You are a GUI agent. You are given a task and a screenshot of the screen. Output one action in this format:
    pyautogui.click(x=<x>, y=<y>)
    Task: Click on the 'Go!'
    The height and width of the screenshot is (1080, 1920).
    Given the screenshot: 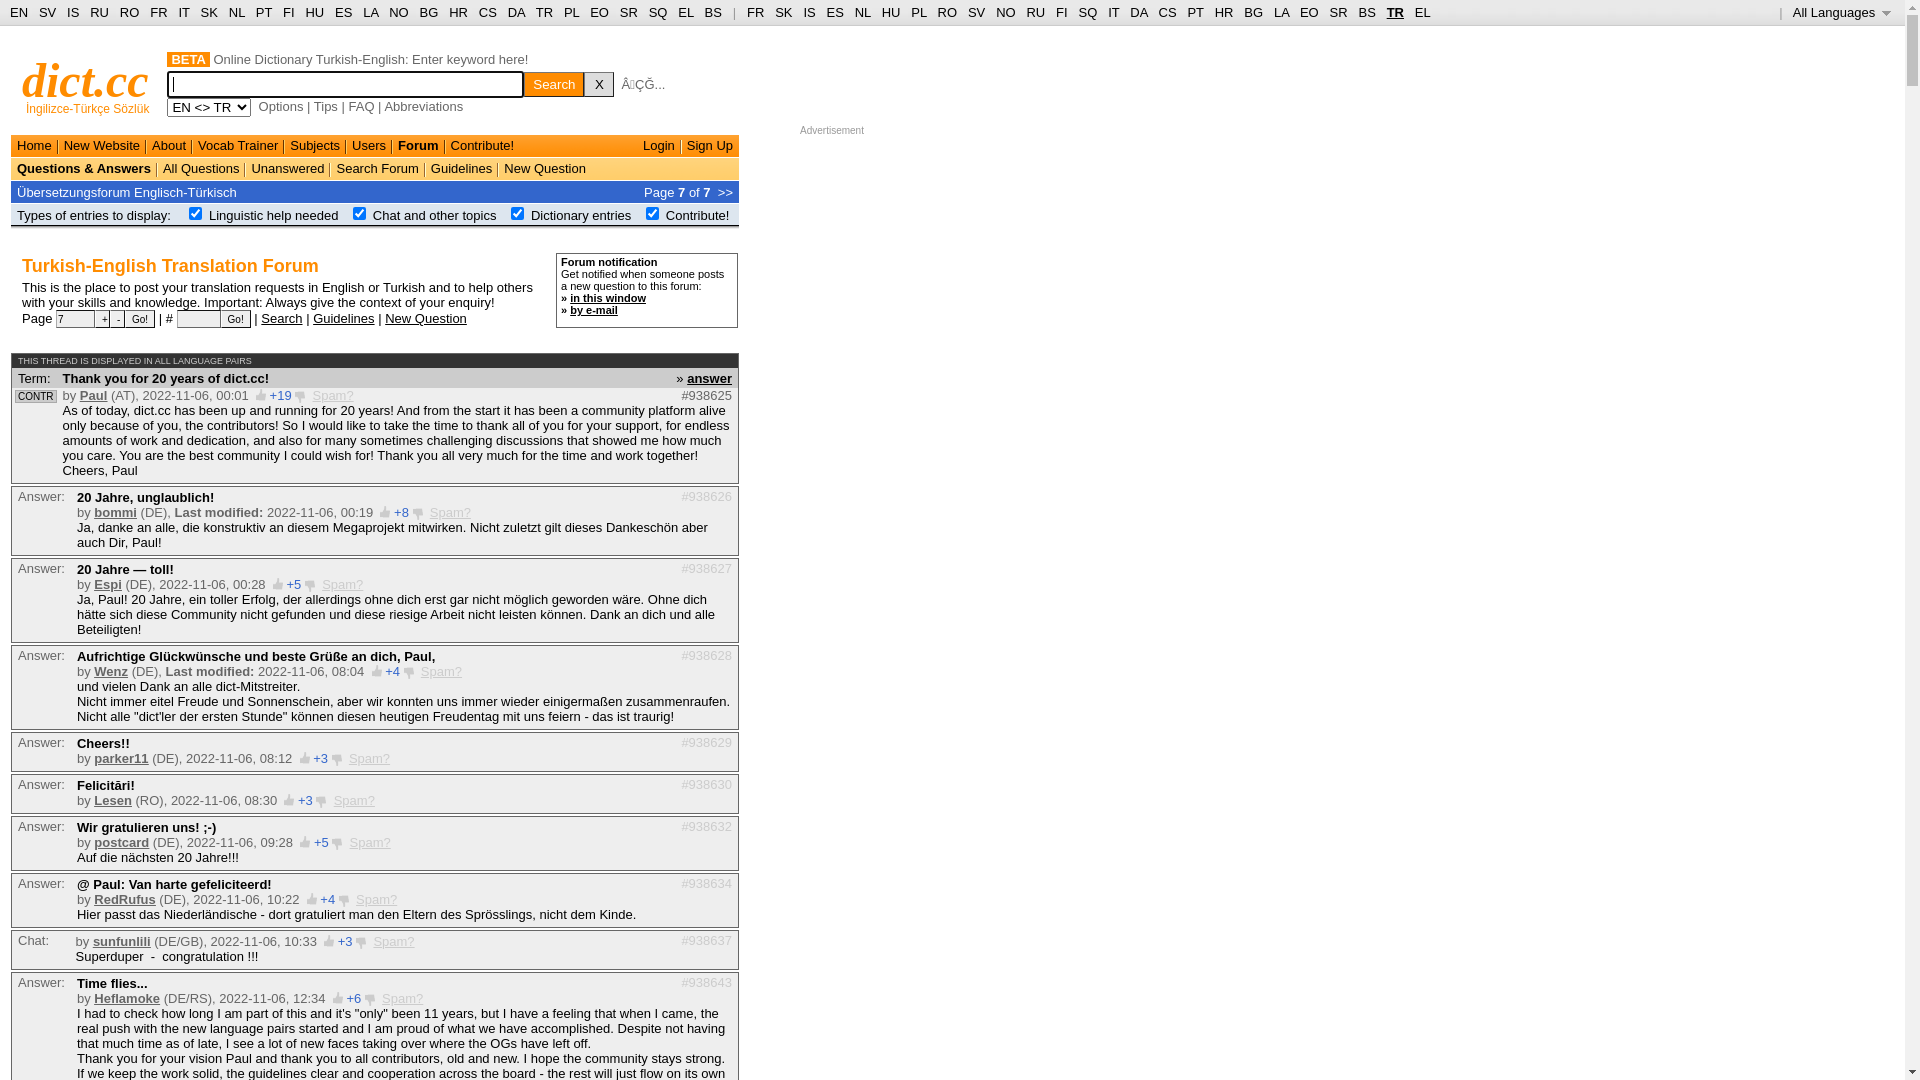 What is the action you would take?
    pyautogui.click(x=235, y=318)
    